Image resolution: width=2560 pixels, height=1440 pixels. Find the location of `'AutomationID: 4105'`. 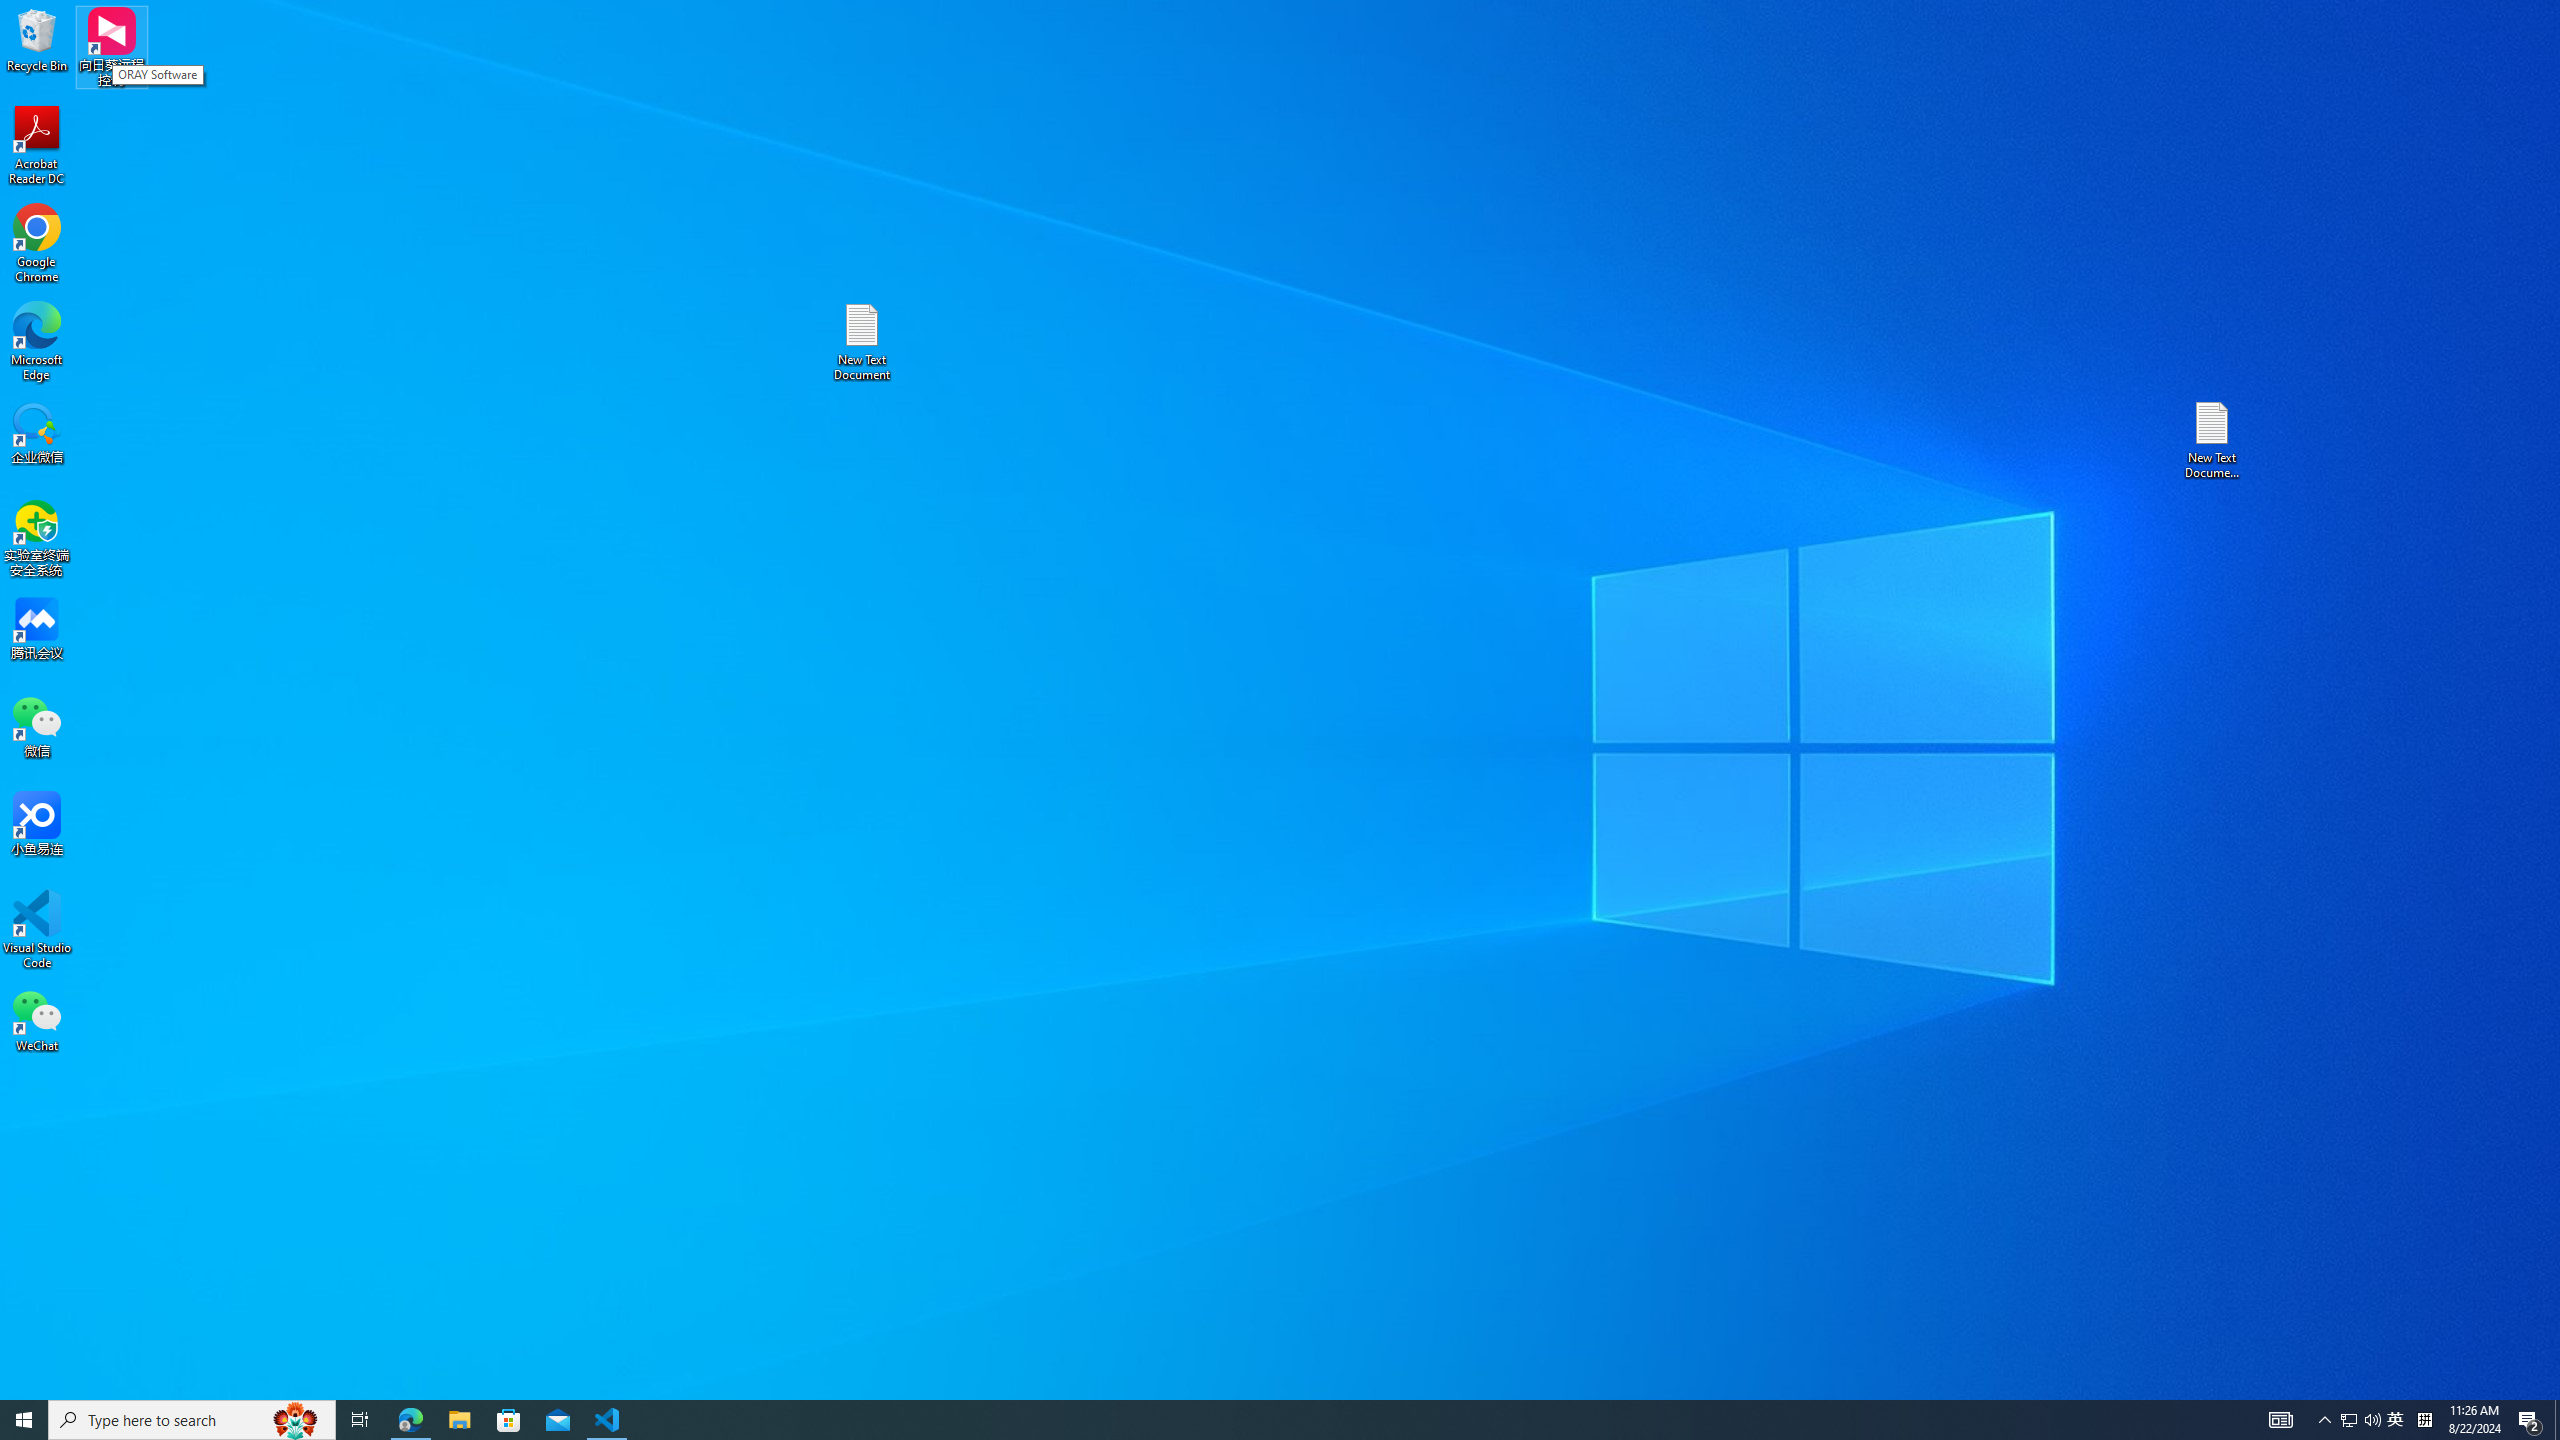

'AutomationID: 4105' is located at coordinates (2279, 1418).